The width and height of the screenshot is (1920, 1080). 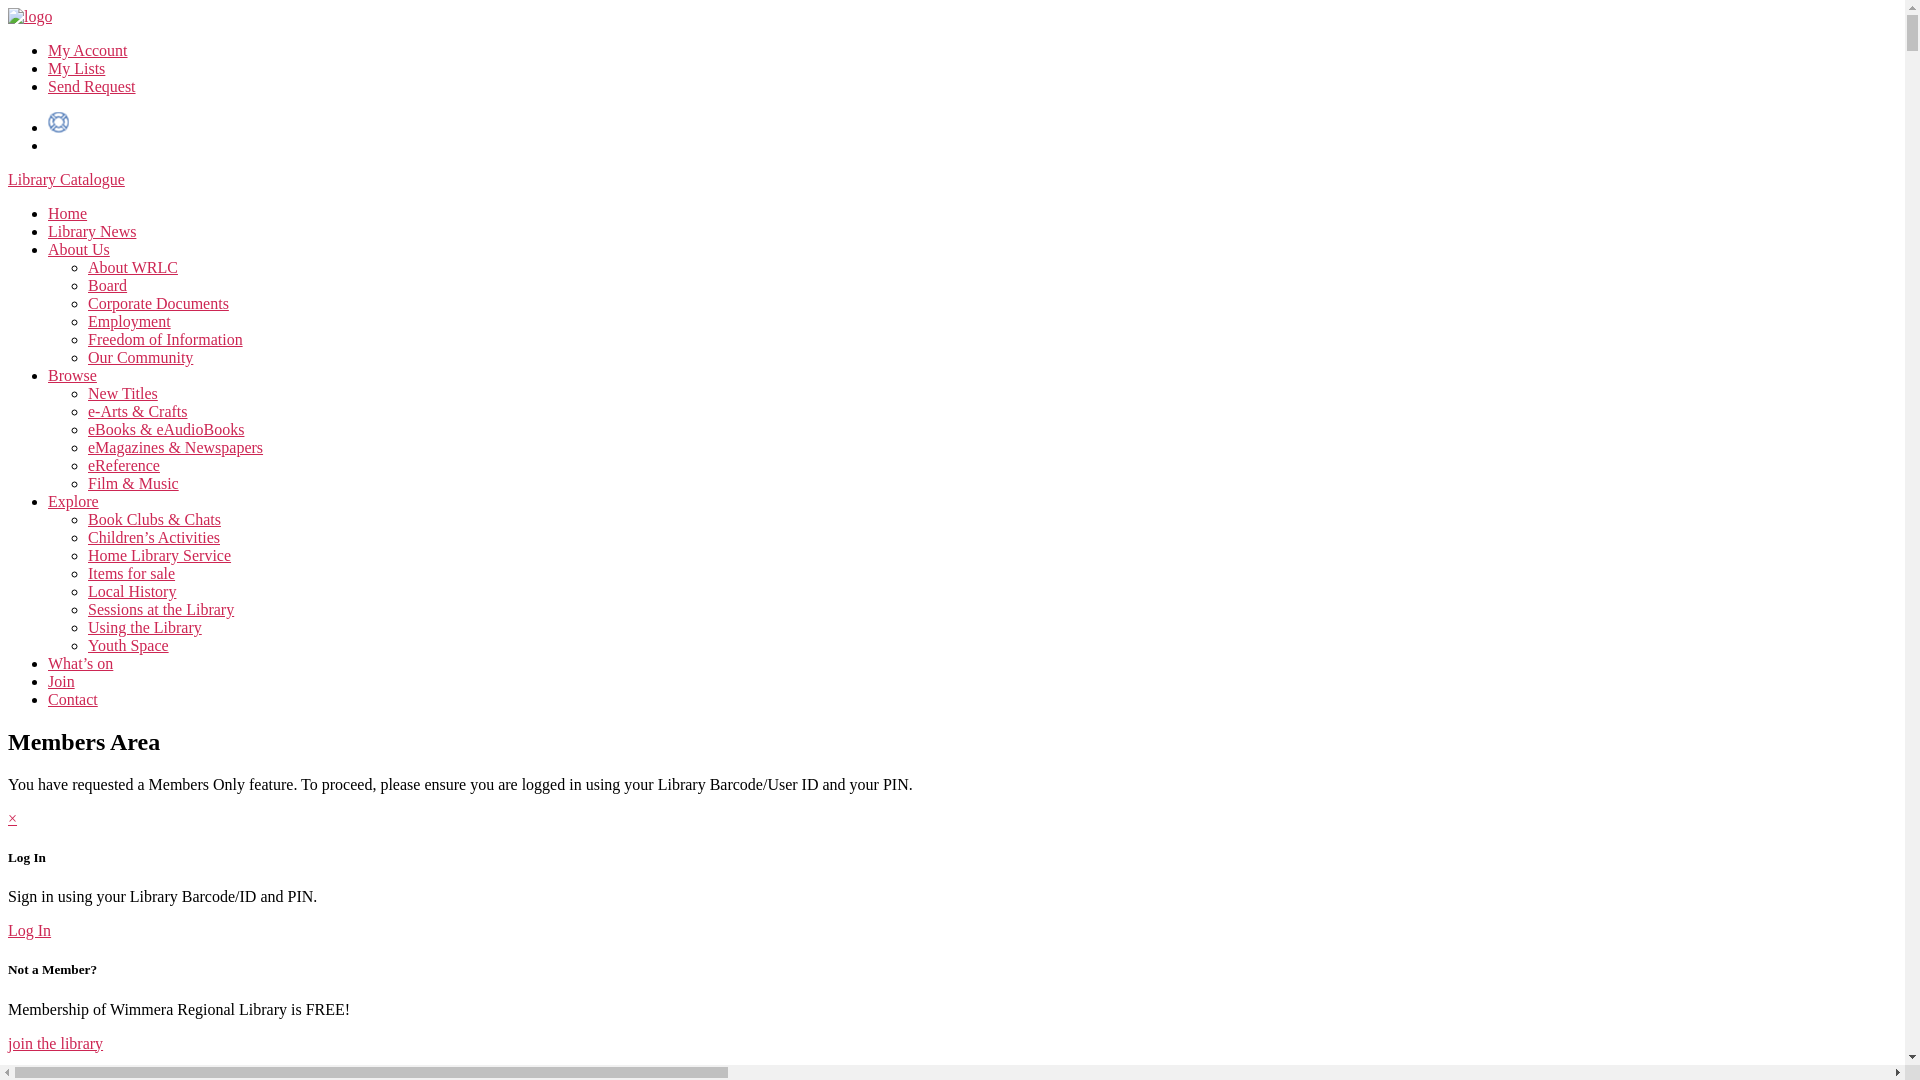 I want to click on 'Youth Space', so click(x=127, y=645).